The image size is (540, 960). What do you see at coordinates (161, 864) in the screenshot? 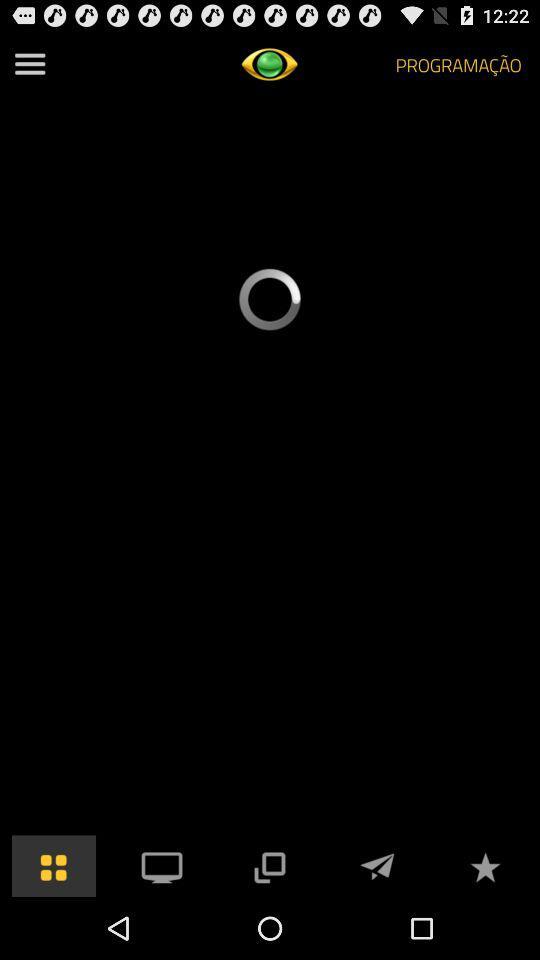
I see `menu selection` at bounding box center [161, 864].